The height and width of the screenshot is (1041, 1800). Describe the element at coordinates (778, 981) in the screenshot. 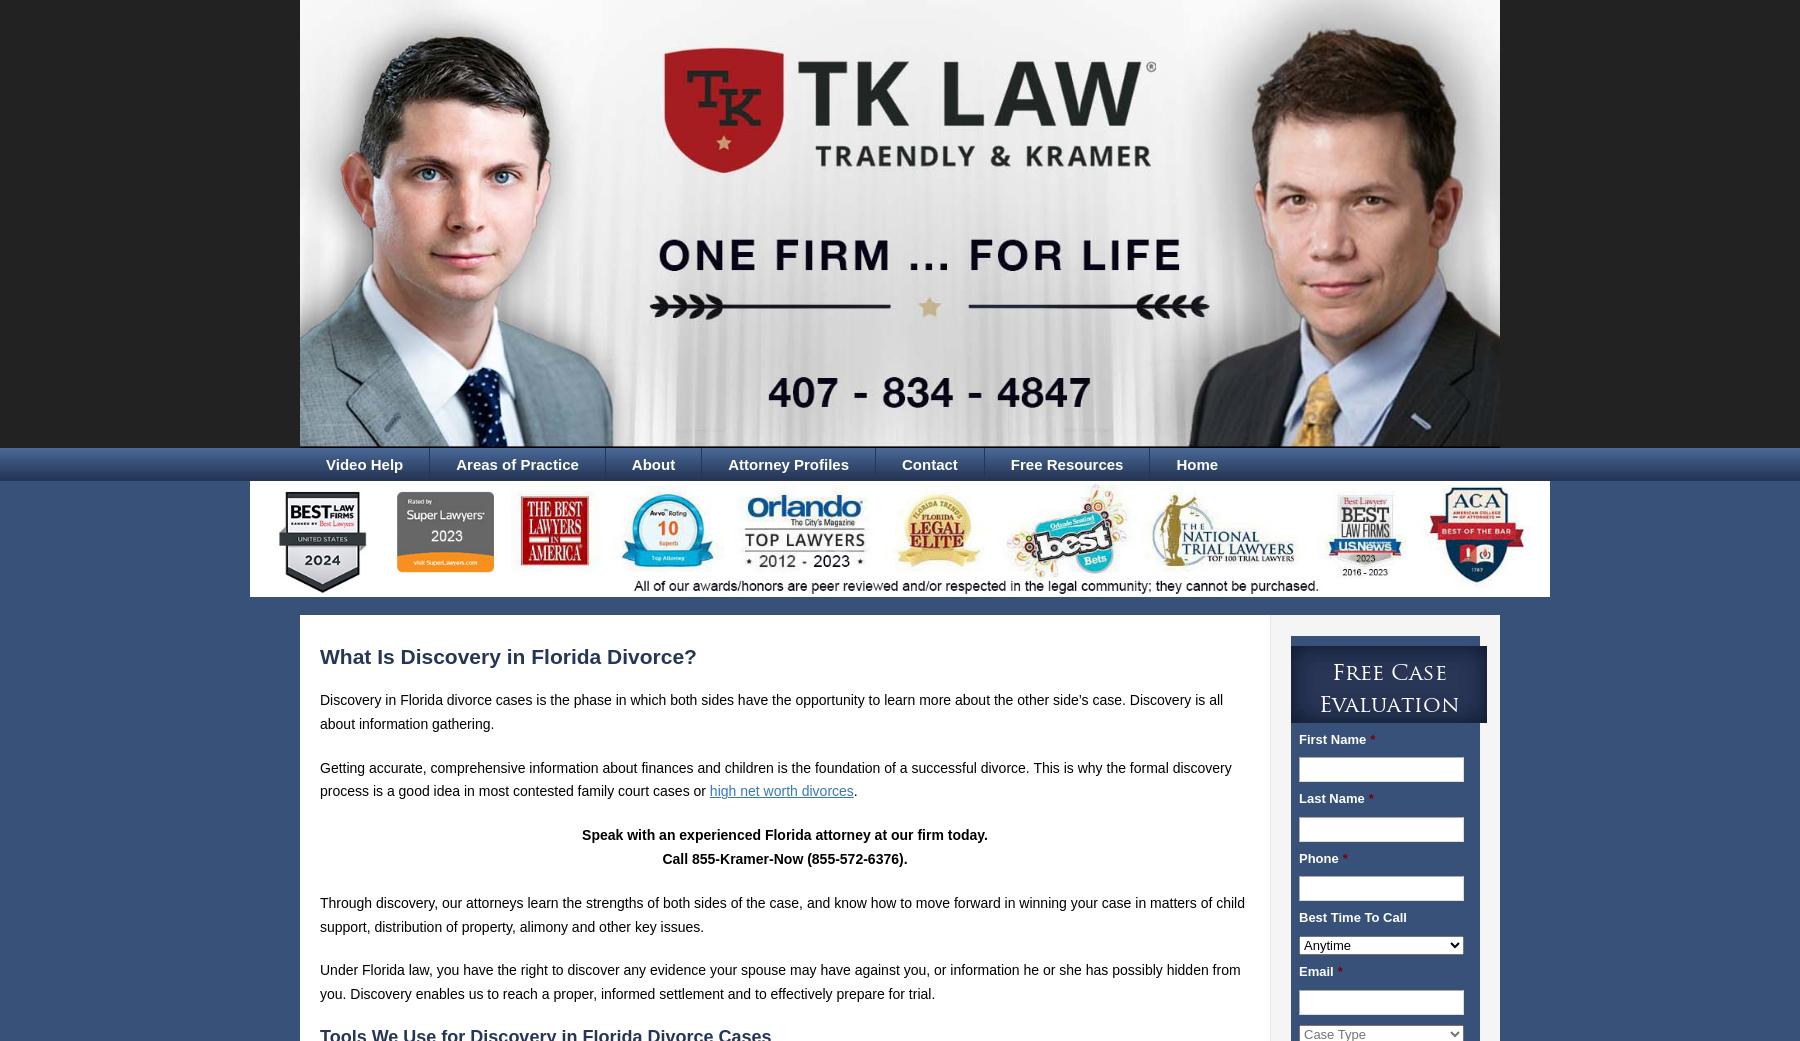

I see `'Under Florida law, you have the right to discover any evidence your spouse may have against you, or information he or she has possibly hidden from you. Discovery enables us to reach a proper, informed settlement and to effectively prepare for trial.'` at that location.